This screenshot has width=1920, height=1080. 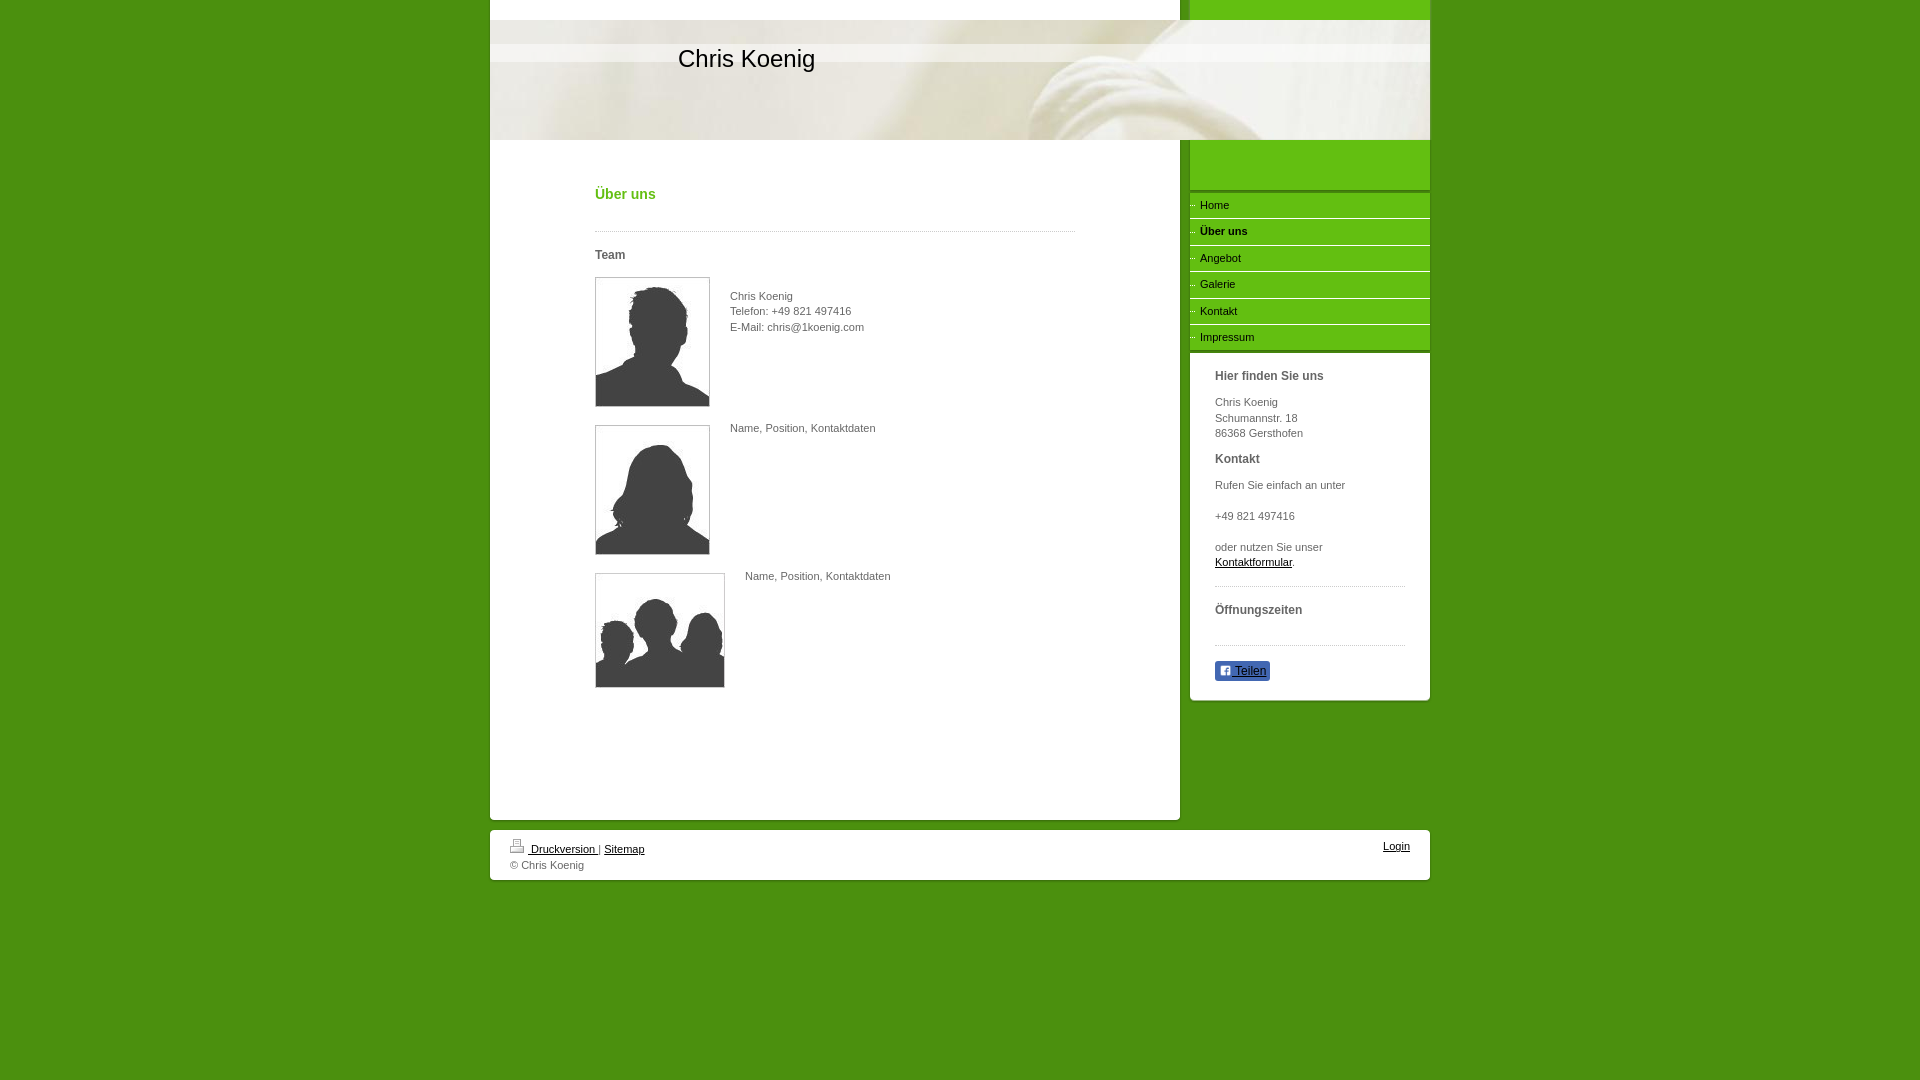 I want to click on 'Impressum', so click(x=1310, y=336).